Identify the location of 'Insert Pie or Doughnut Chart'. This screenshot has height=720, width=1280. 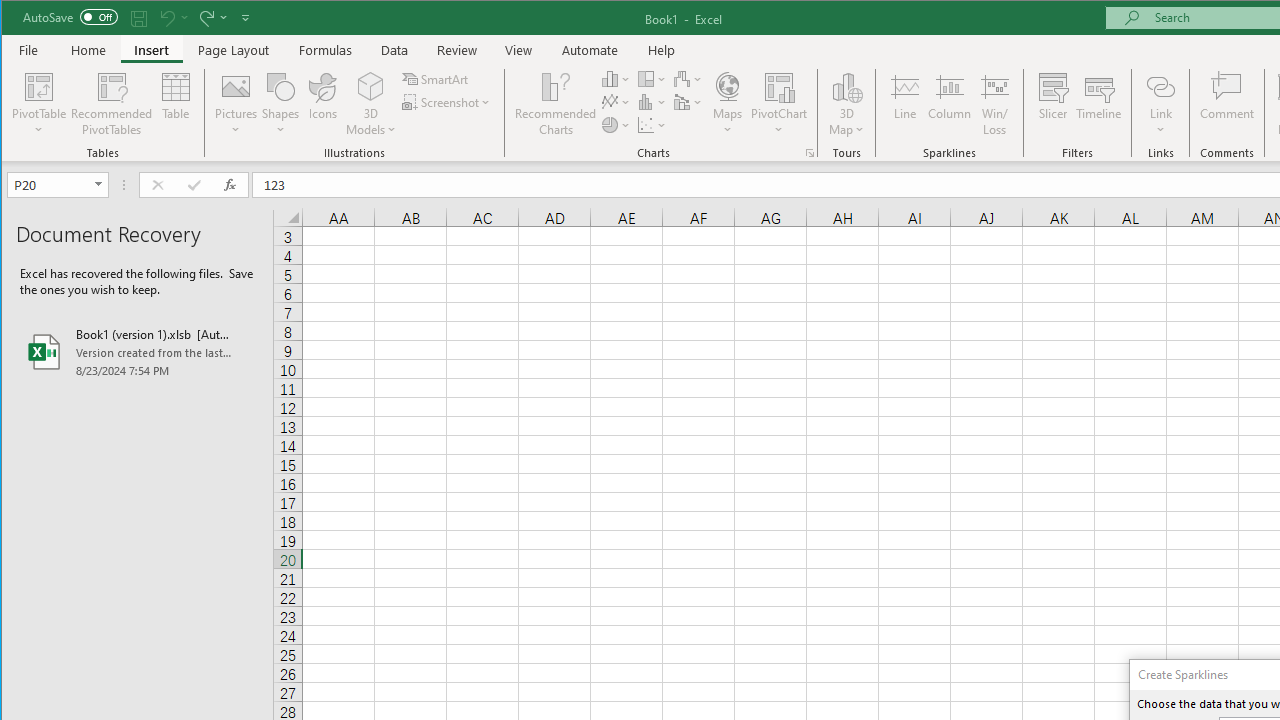
(615, 125).